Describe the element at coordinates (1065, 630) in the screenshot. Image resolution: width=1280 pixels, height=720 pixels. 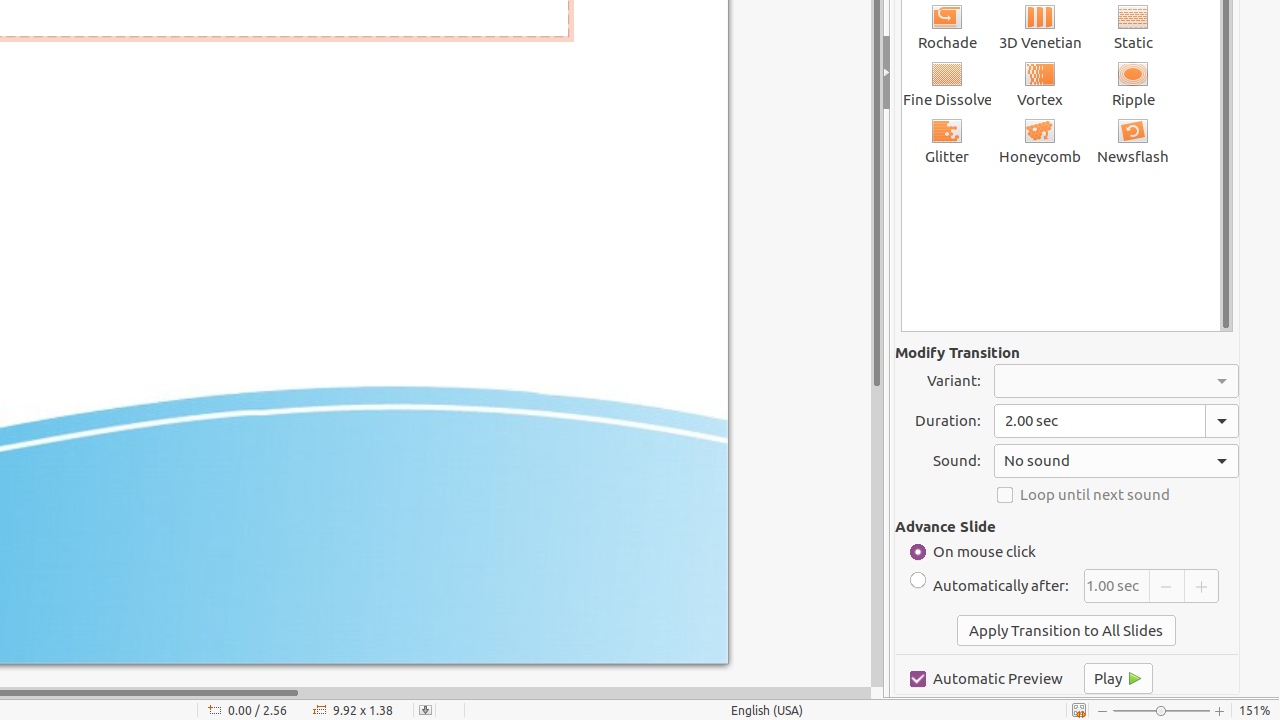
I see `'Apply Transition to All Slides'` at that location.